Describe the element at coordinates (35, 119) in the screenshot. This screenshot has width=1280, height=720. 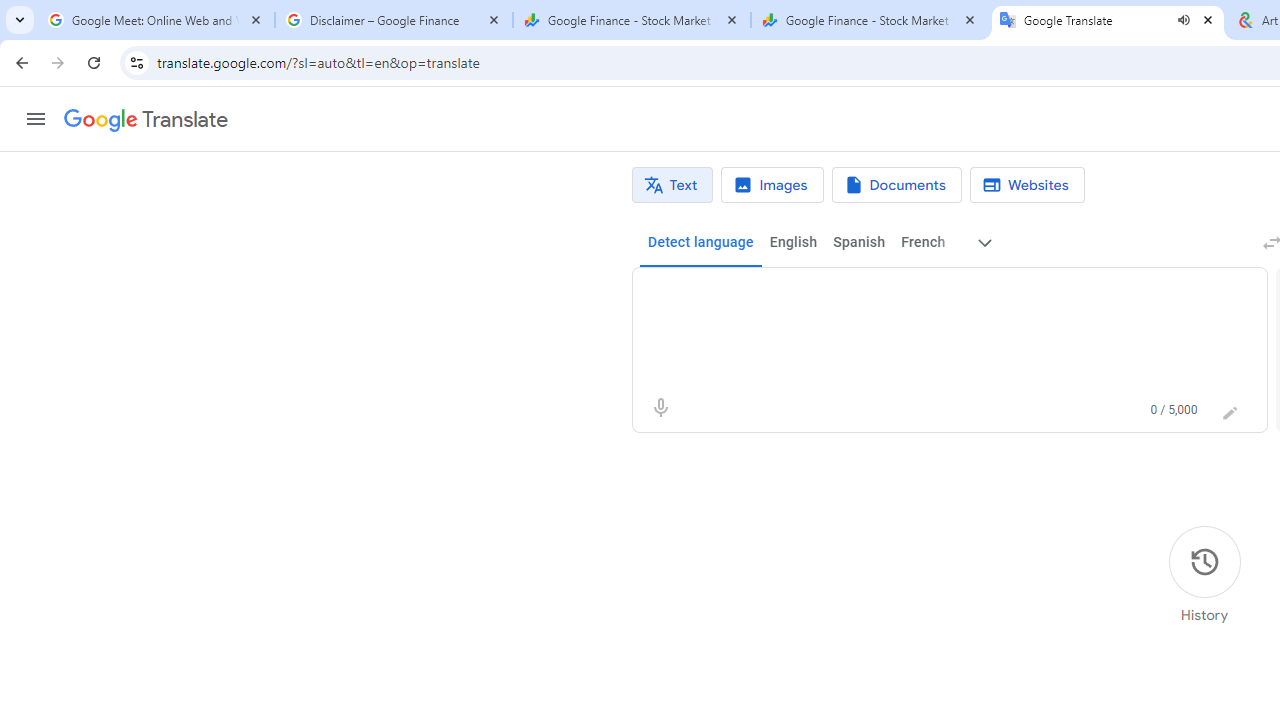
I see `'Main menu'` at that location.